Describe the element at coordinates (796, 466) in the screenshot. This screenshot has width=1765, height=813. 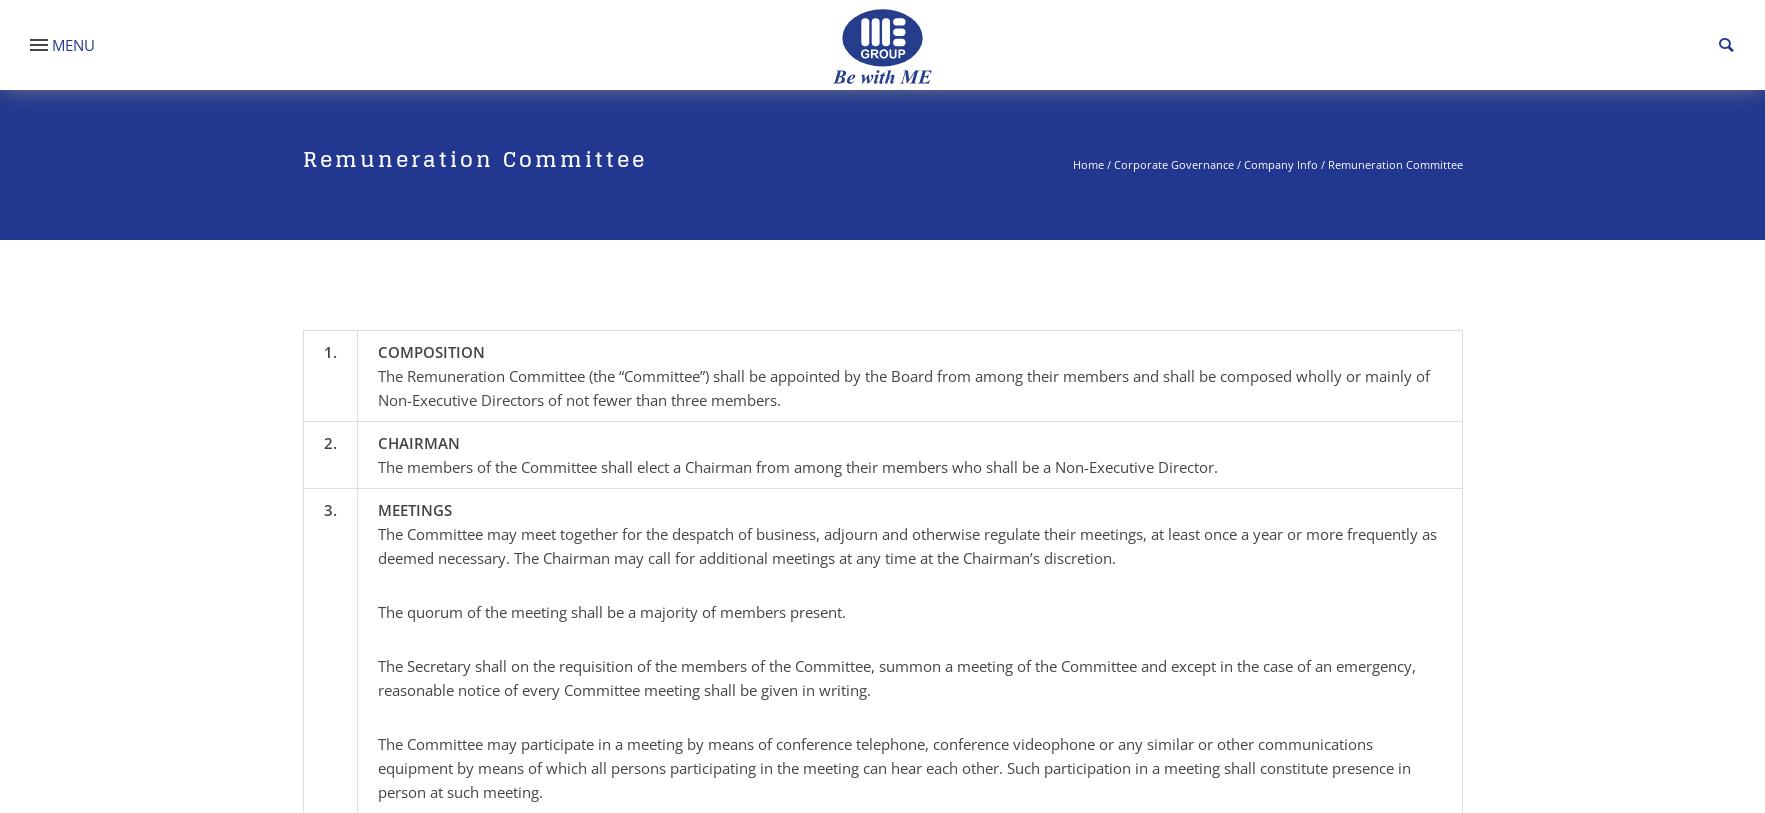
I see `'The members of the Committee shall elect a Chairman from among their members who shall be a Non-Executive Director.'` at that location.